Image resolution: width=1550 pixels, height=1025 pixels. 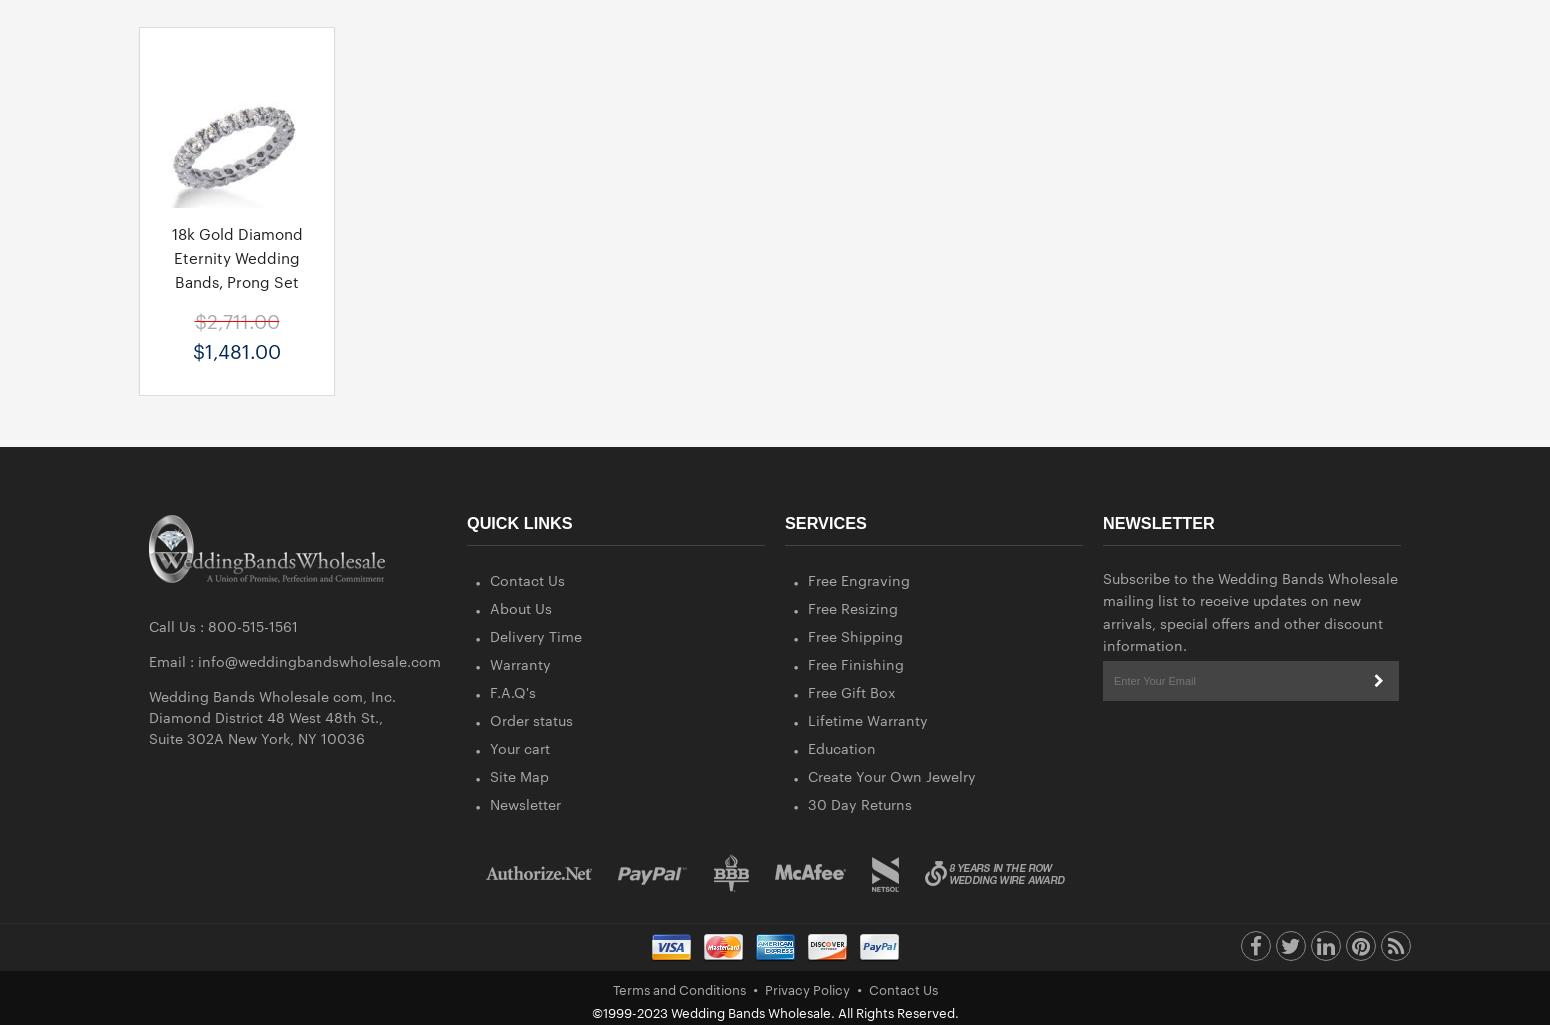 What do you see at coordinates (519, 748) in the screenshot?
I see `'Your cart'` at bounding box center [519, 748].